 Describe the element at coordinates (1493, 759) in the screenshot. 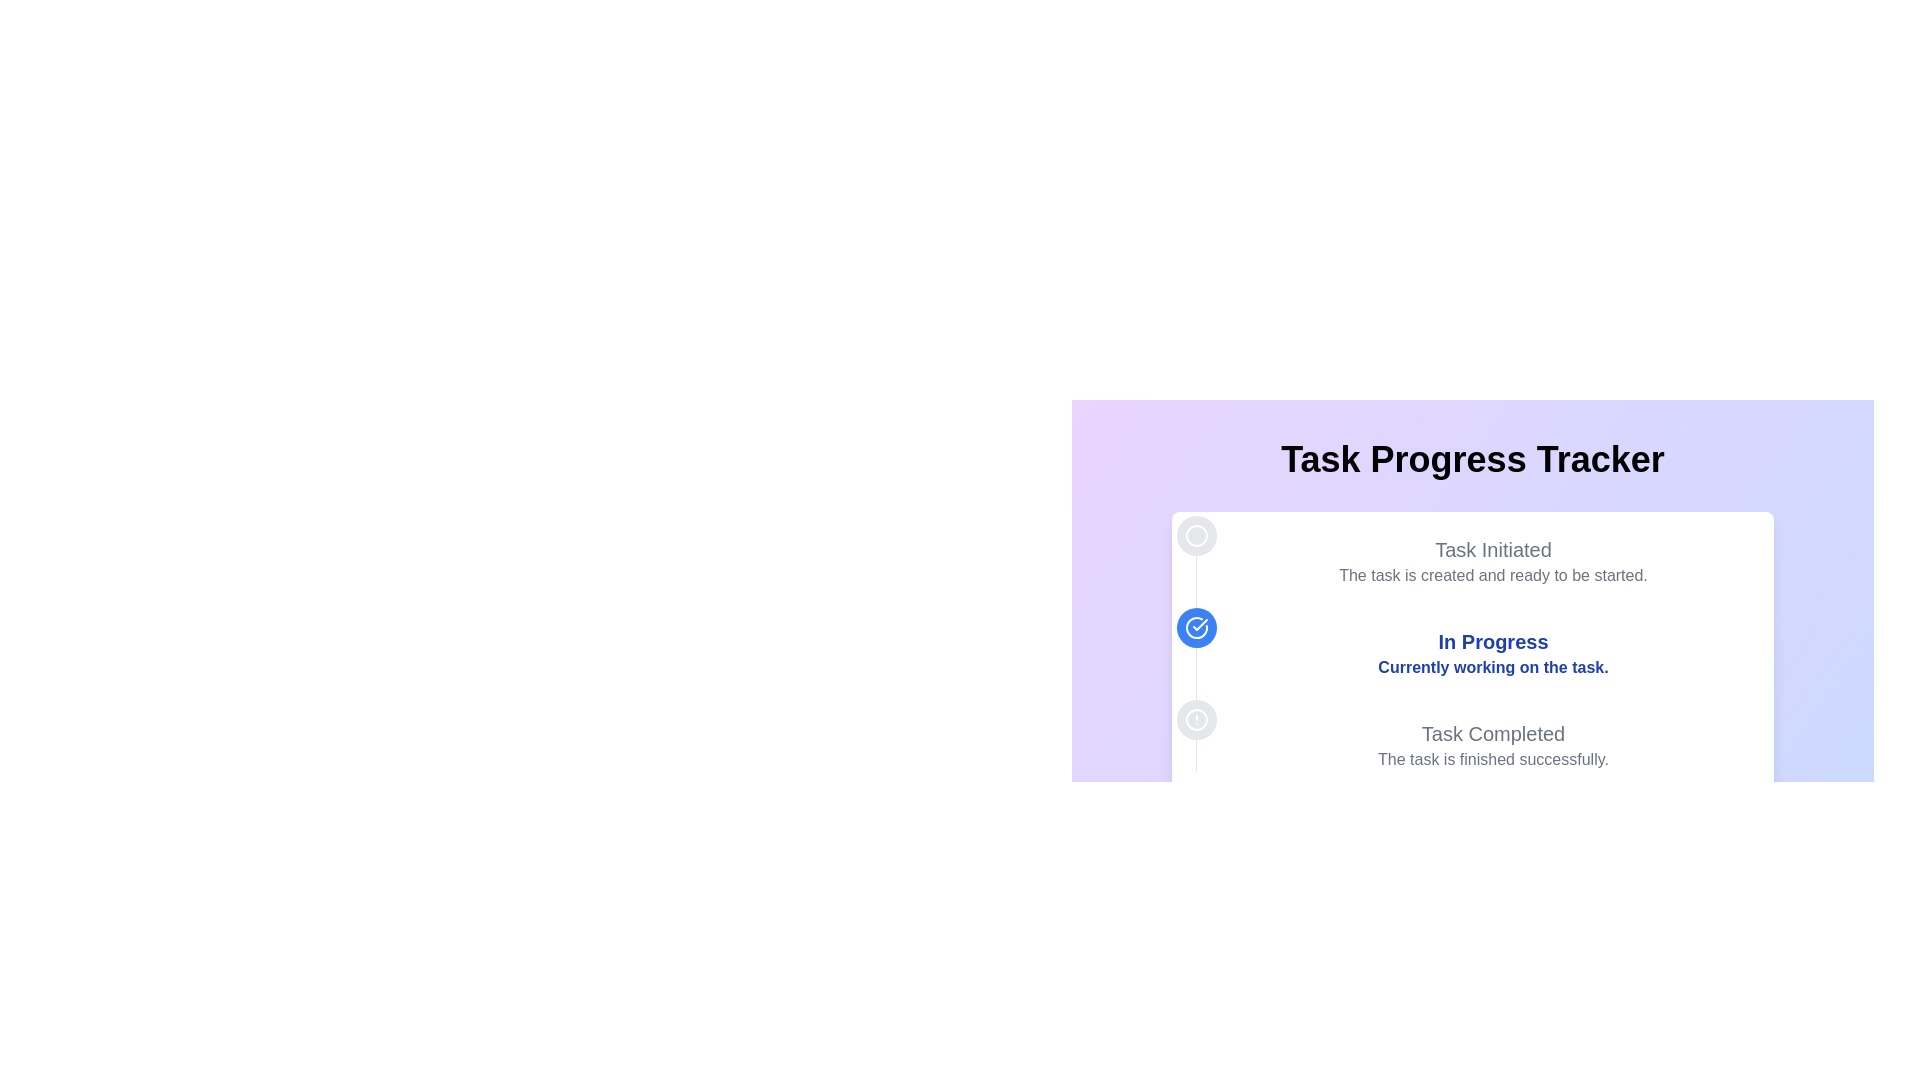

I see `the text label that reads 'The task is finished successfully.' located below the 'Task Completed' heading in the task tracker interface` at that location.